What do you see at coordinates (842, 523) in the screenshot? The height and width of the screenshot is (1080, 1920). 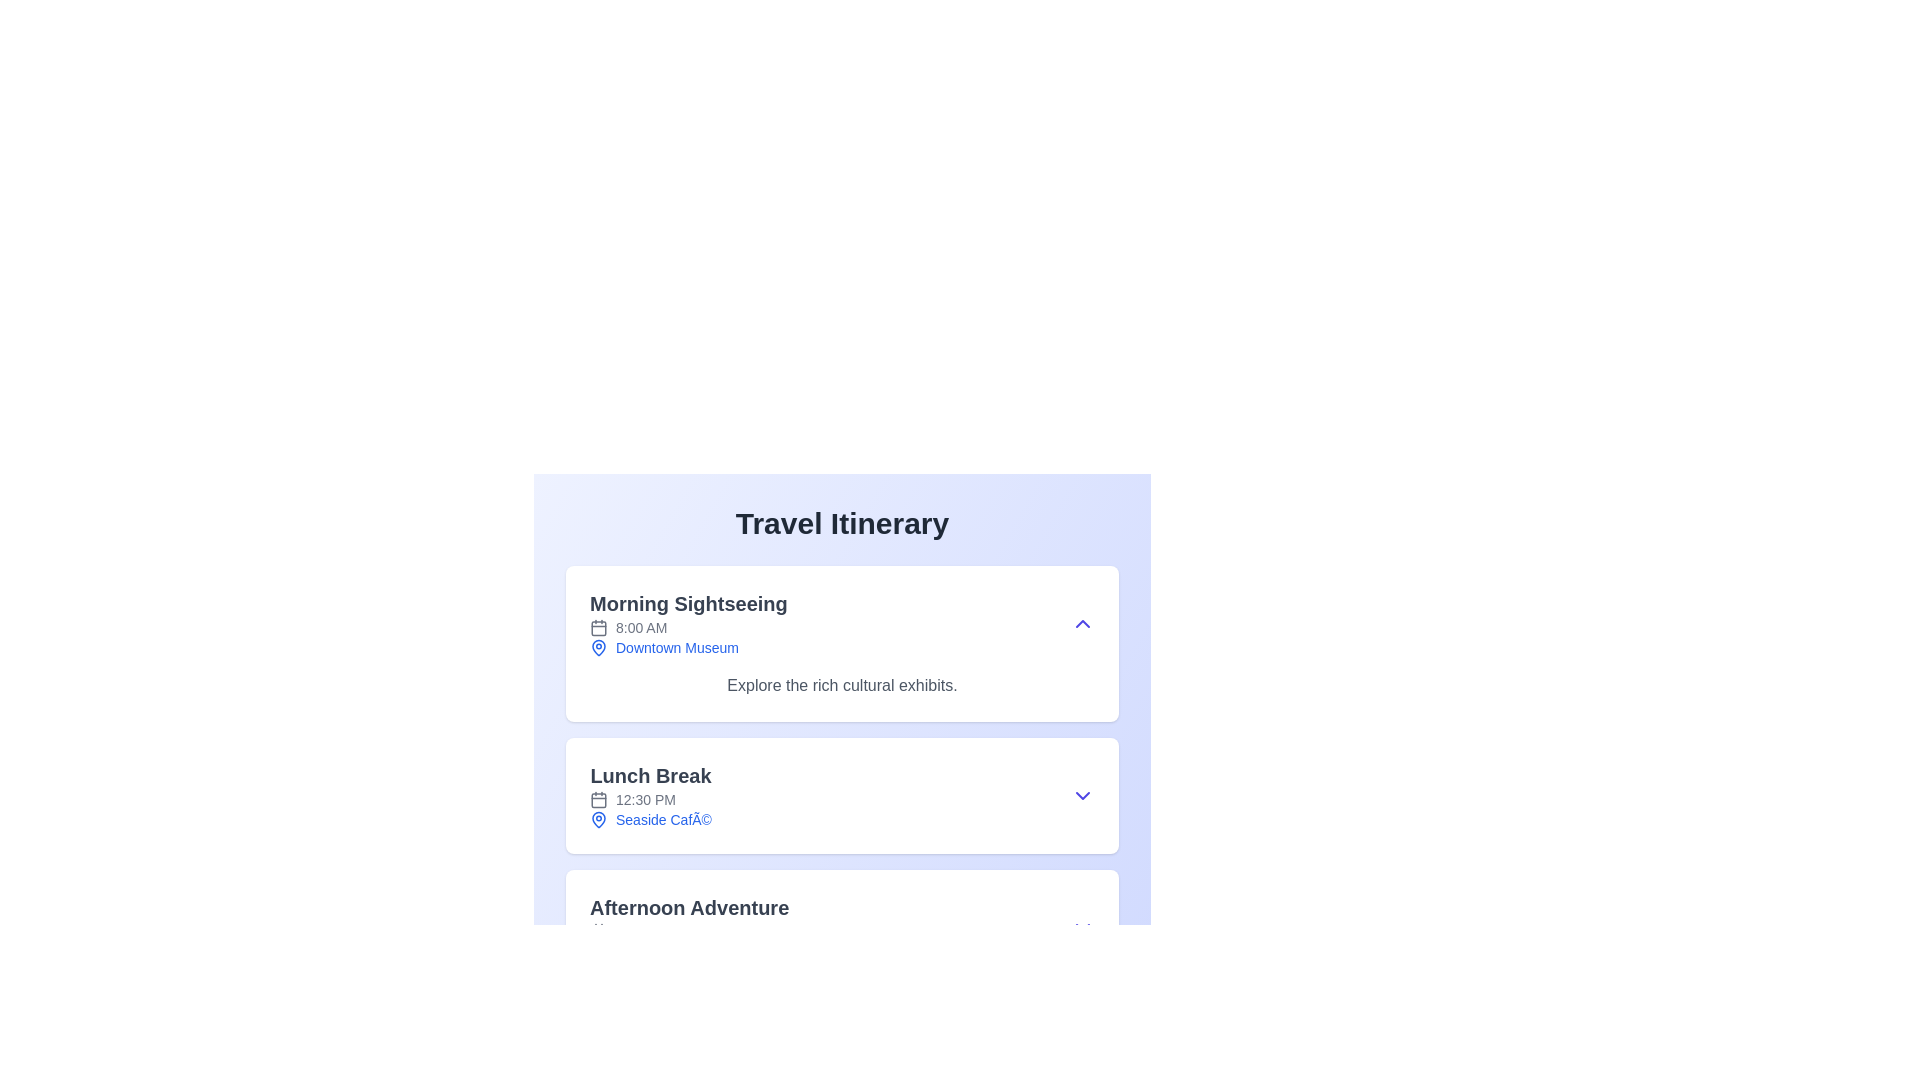 I see `the heading or title text located at the top of the content area, which introduces the subsequent information` at bounding box center [842, 523].